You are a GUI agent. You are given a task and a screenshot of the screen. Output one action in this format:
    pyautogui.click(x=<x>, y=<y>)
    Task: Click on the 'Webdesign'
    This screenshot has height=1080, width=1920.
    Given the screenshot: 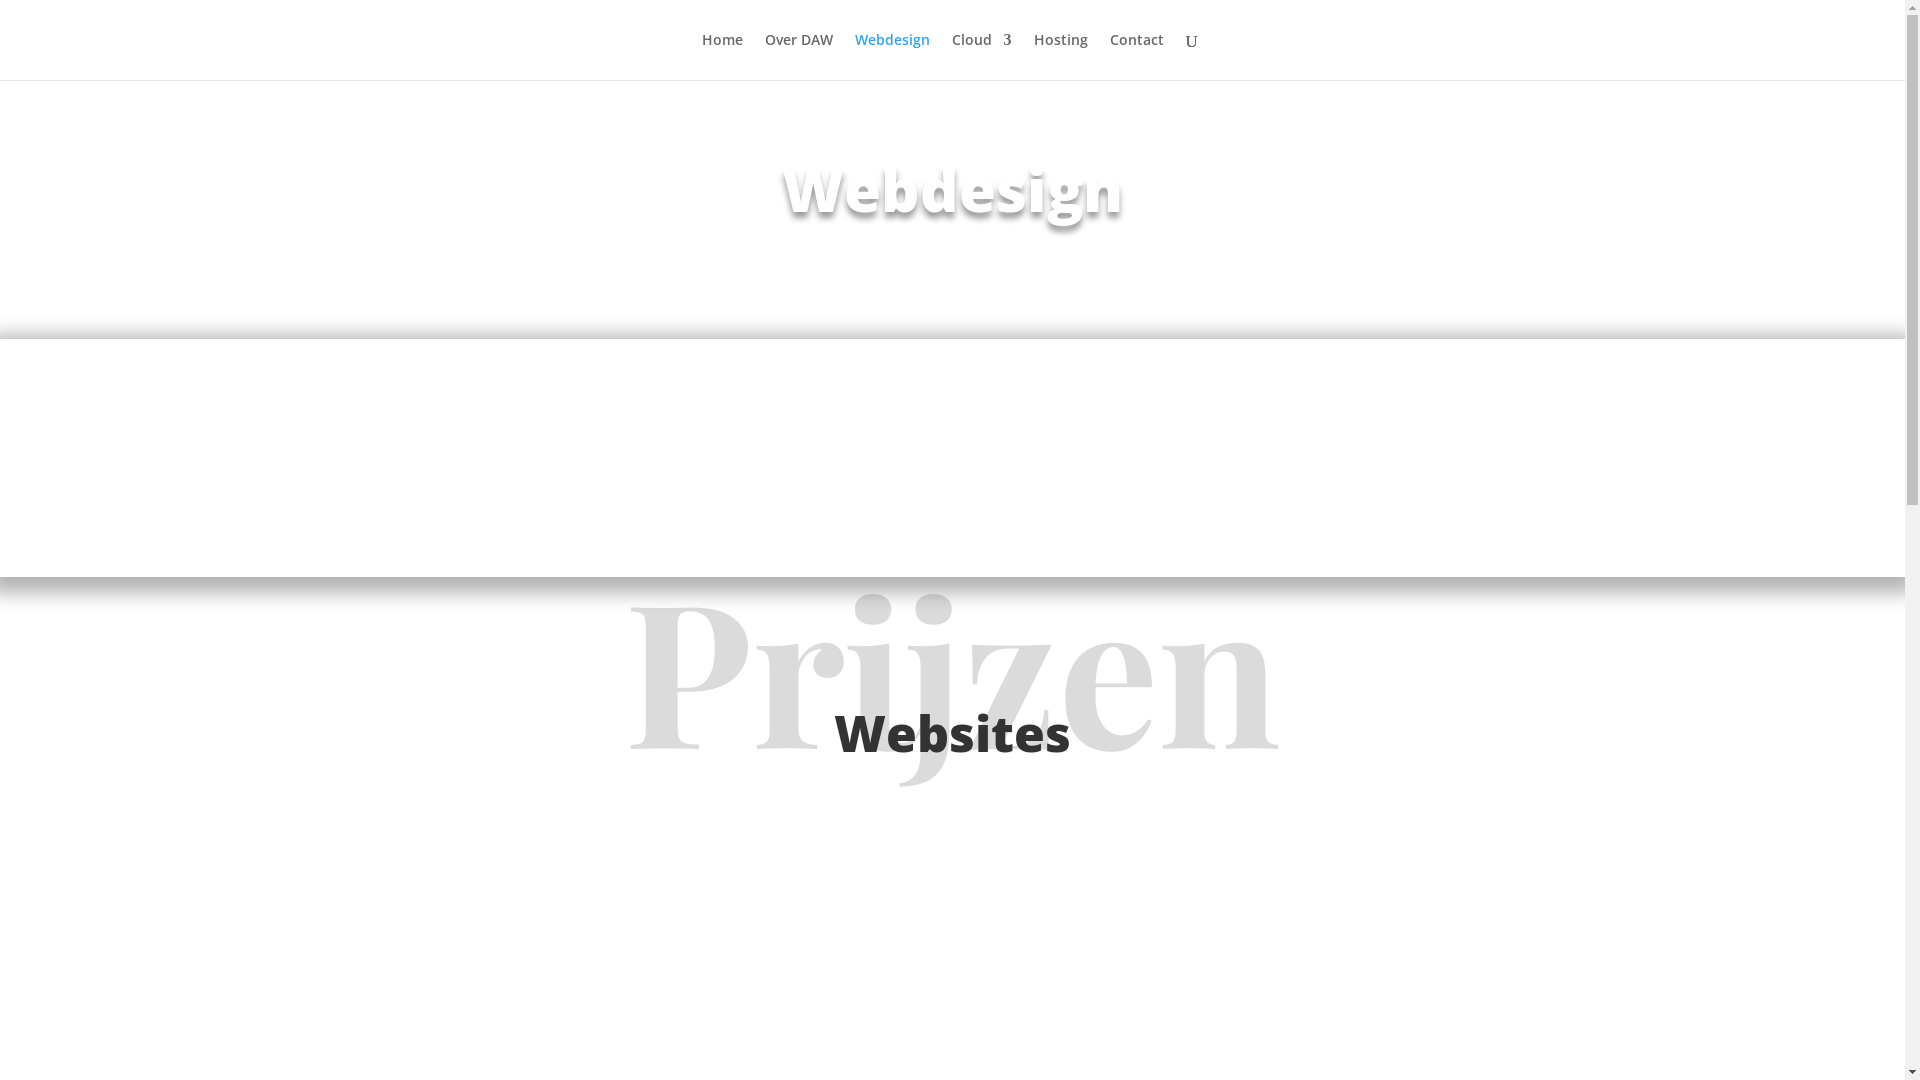 What is the action you would take?
    pyautogui.click(x=890, y=55)
    